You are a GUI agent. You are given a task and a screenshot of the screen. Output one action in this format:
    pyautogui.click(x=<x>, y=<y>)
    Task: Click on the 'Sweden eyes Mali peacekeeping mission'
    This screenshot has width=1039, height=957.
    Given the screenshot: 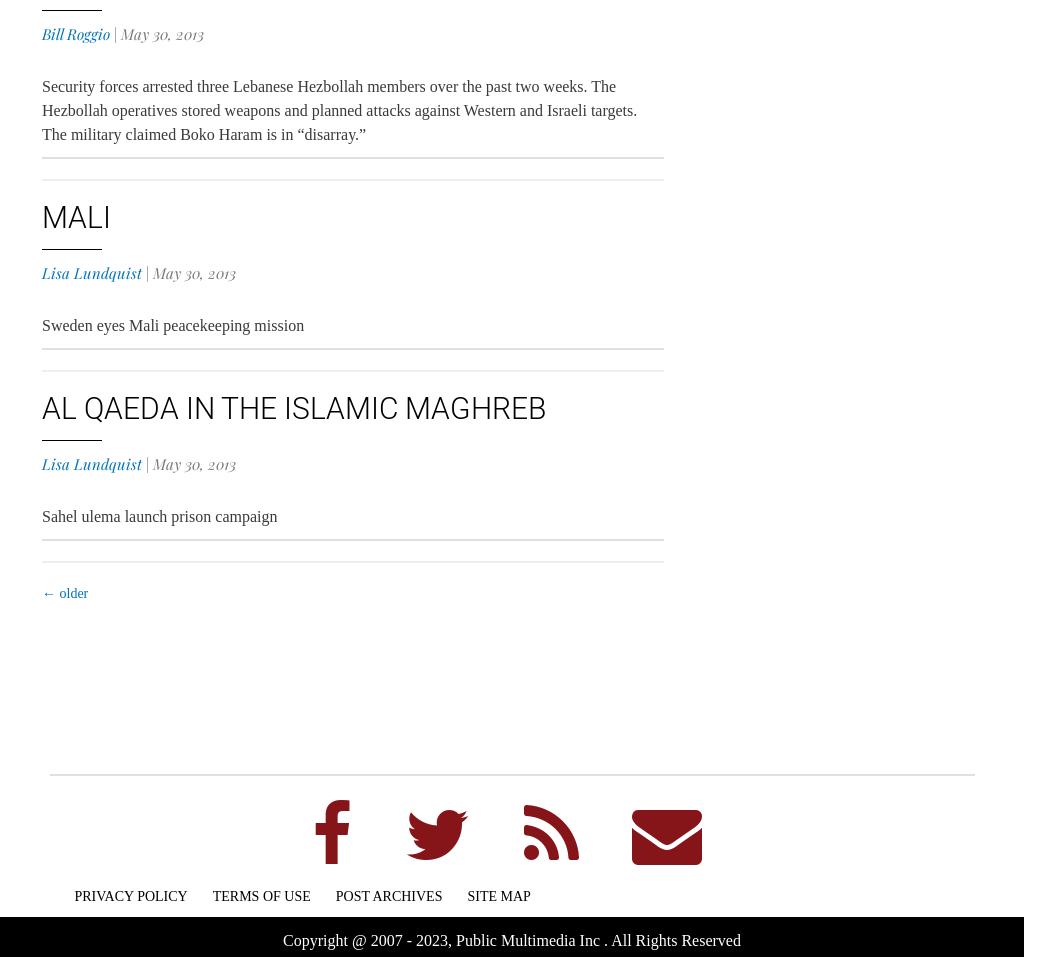 What is the action you would take?
    pyautogui.click(x=171, y=325)
    